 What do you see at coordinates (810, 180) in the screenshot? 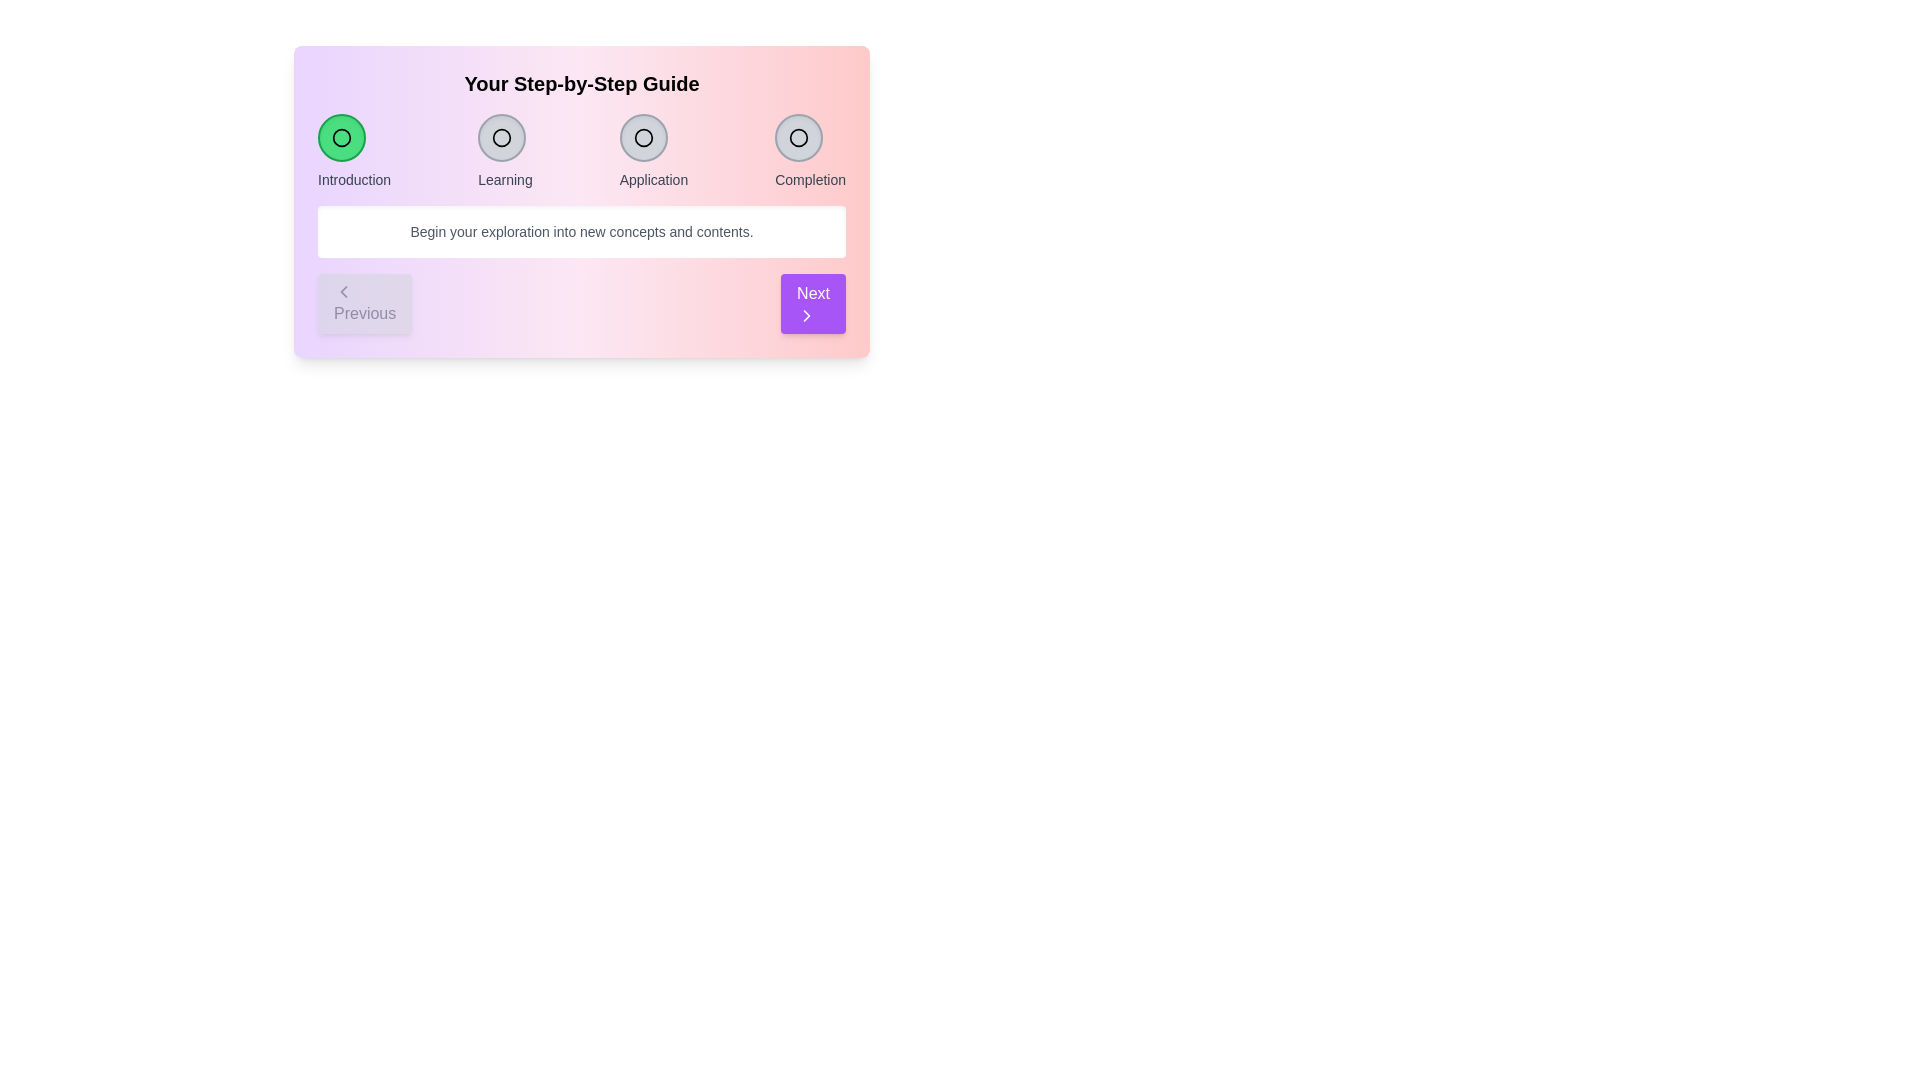
I see `the text label reading 'Completion' that is styled with a medium-sized gray font, positioned below a circular icon on the far right of a row of components` at bounding box center [810, 180].